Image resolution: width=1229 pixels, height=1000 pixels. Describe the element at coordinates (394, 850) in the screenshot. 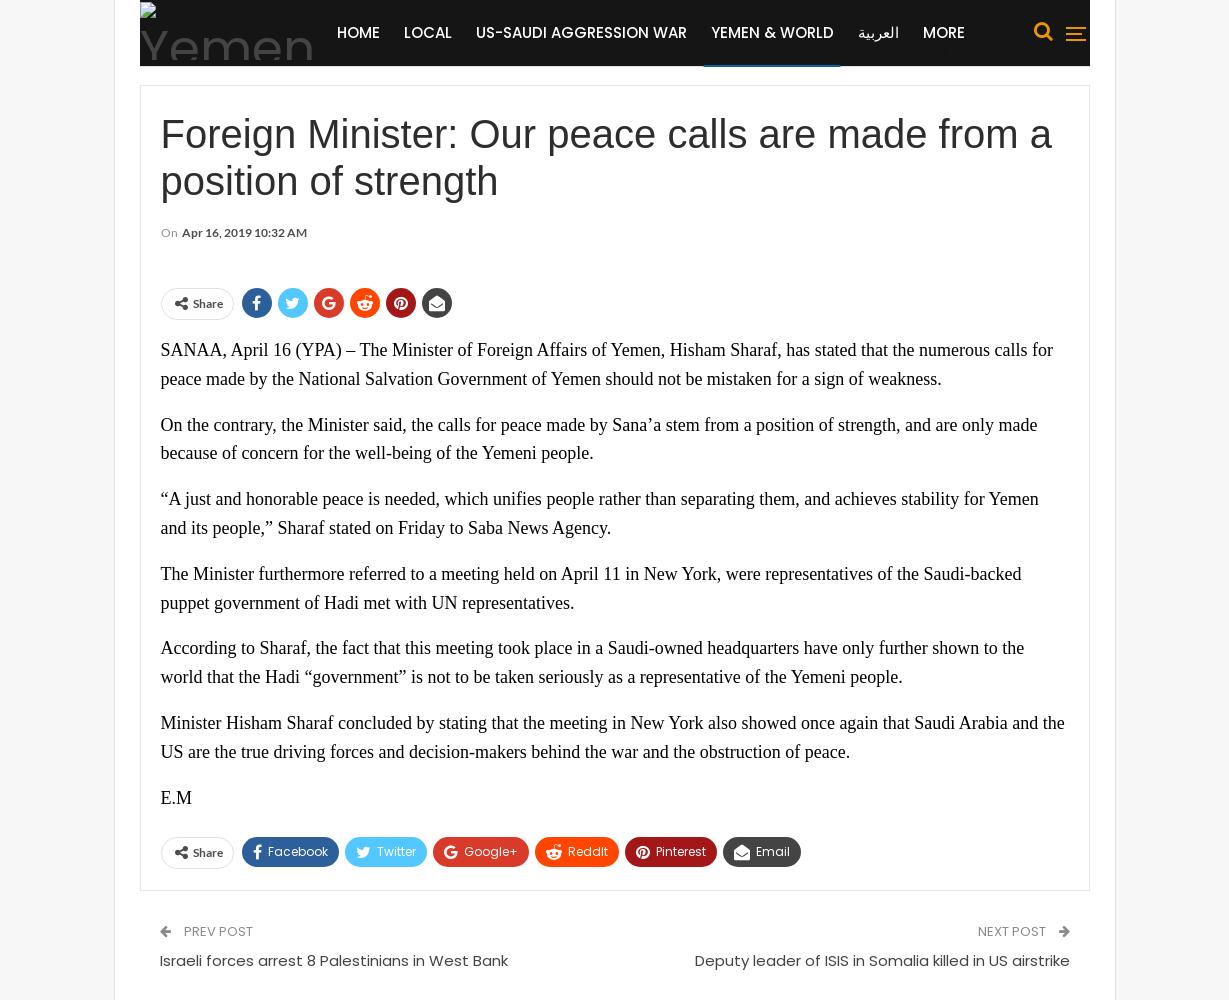

I see `'Twitter'` at that location.